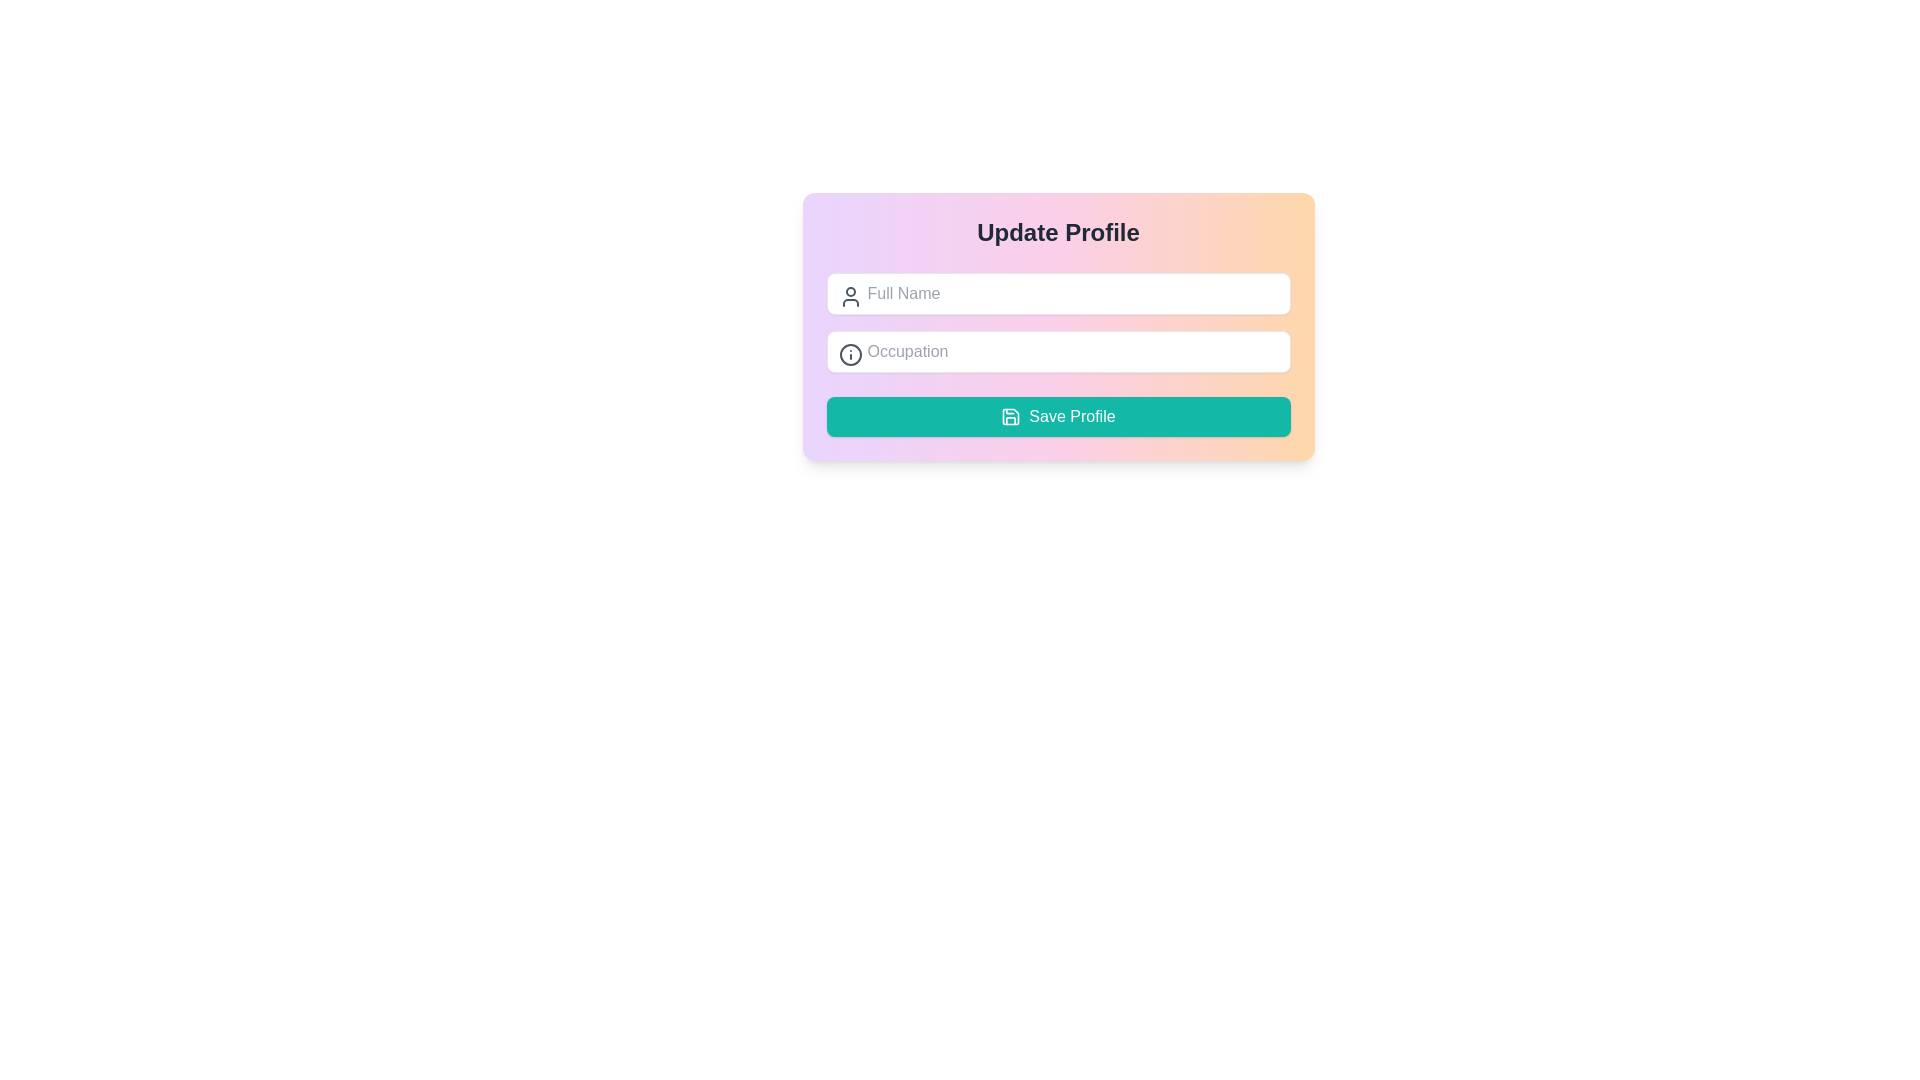 The width and height of the screenshot is (1920, 1080). What do you see at coordinates (850, 353) in the screenshot?
I see `the SVG Circle Element located to the left of the 'Occupation' input field, which visually represents part of an informational or decorative icon` at bounding box center [850, 353].